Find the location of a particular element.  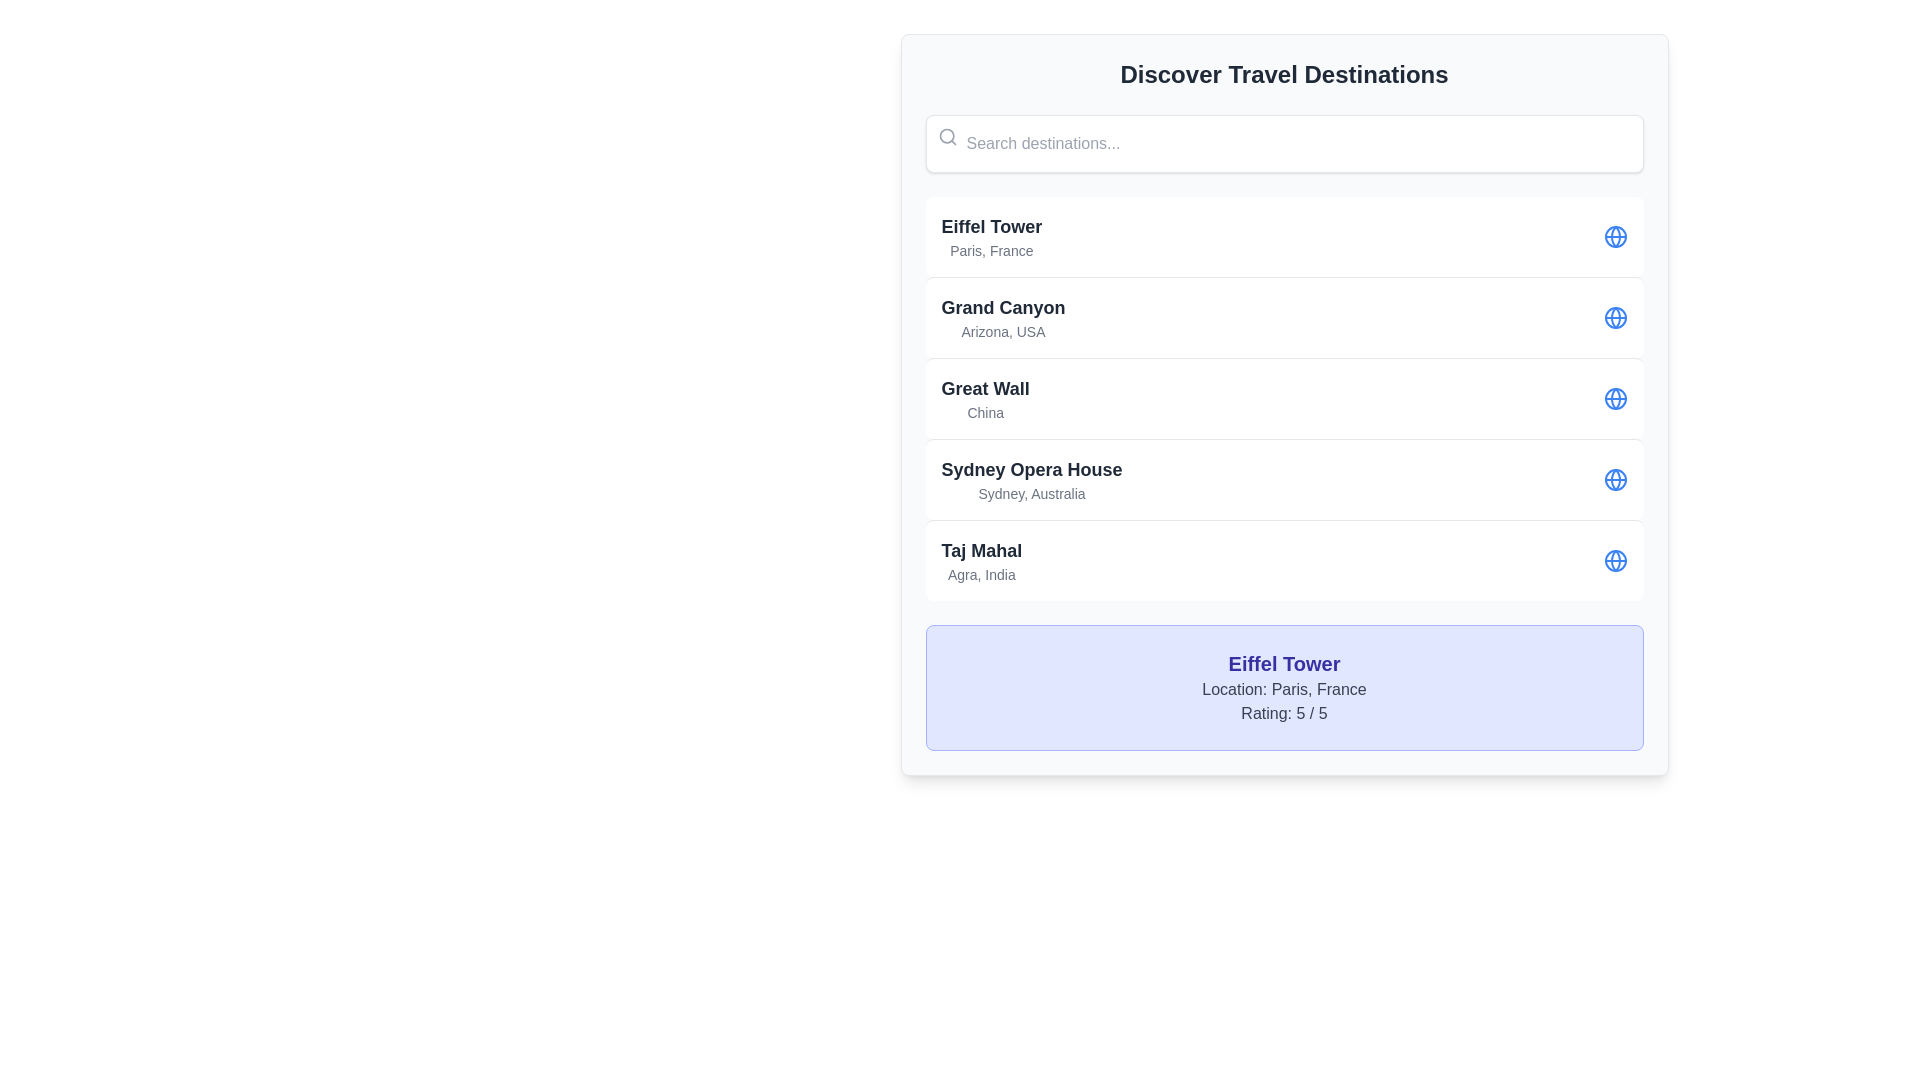

the text label displaying 'Grand Canyon' in bold, which is the second item in the vertical list of travel destinations is located at coordinates (1003, 316).